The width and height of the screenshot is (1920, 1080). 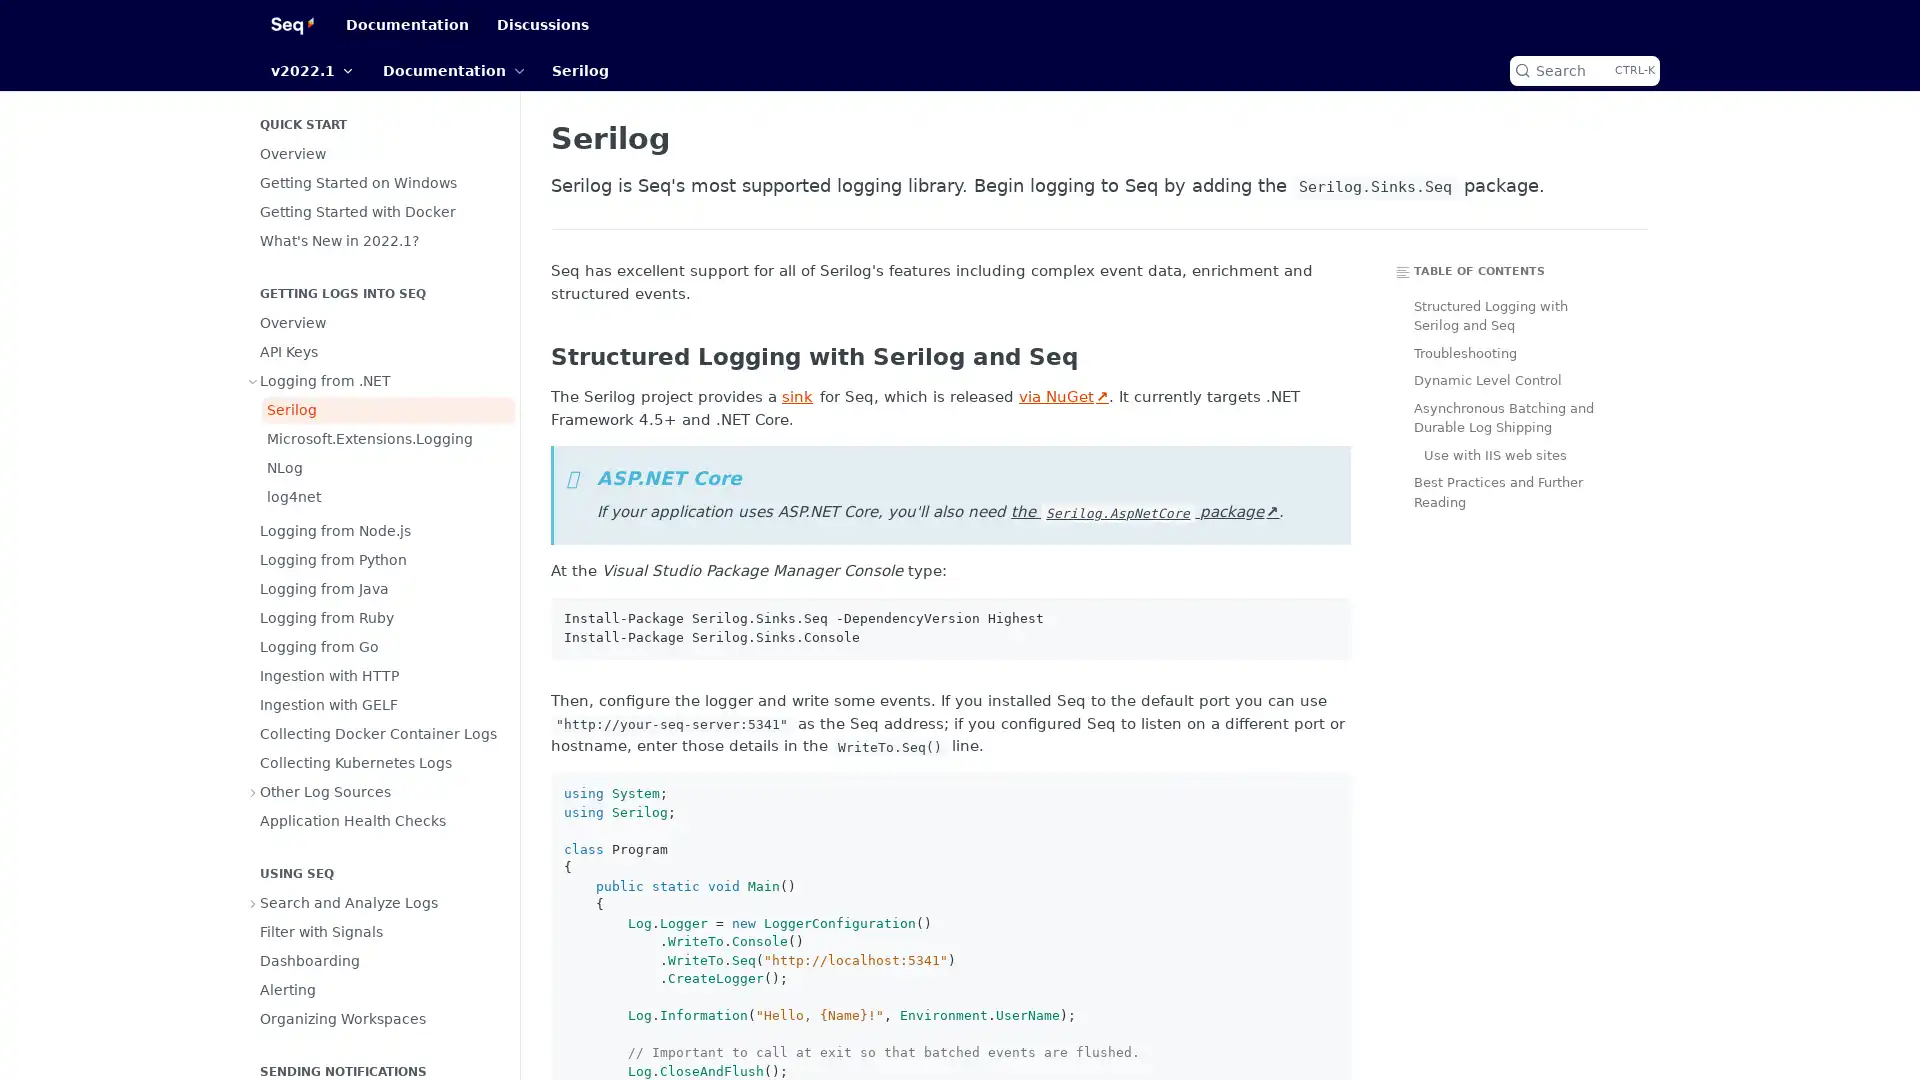 I want to click on Show subpages for Search and Analyze Logs, so click(x=253, y=902).